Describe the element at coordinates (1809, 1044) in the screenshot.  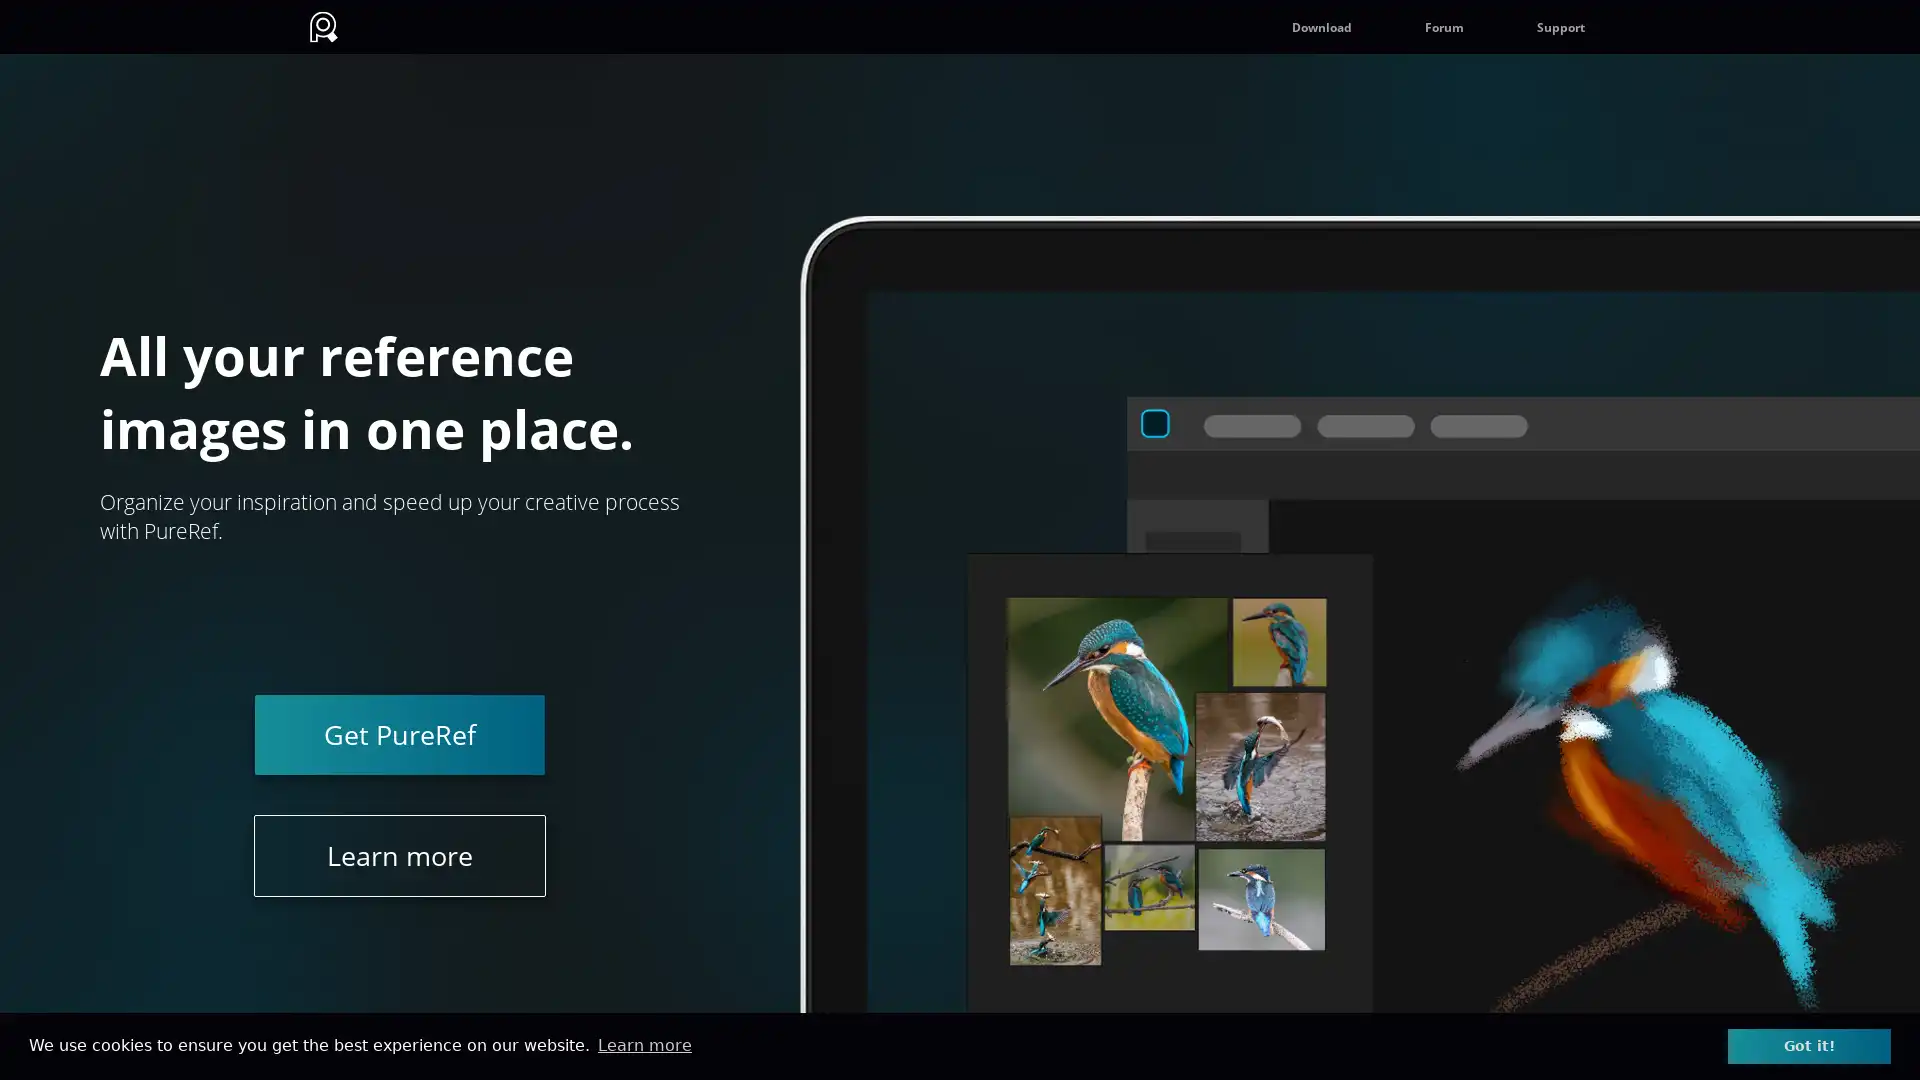
I see `dismiss cookie message` at that location.